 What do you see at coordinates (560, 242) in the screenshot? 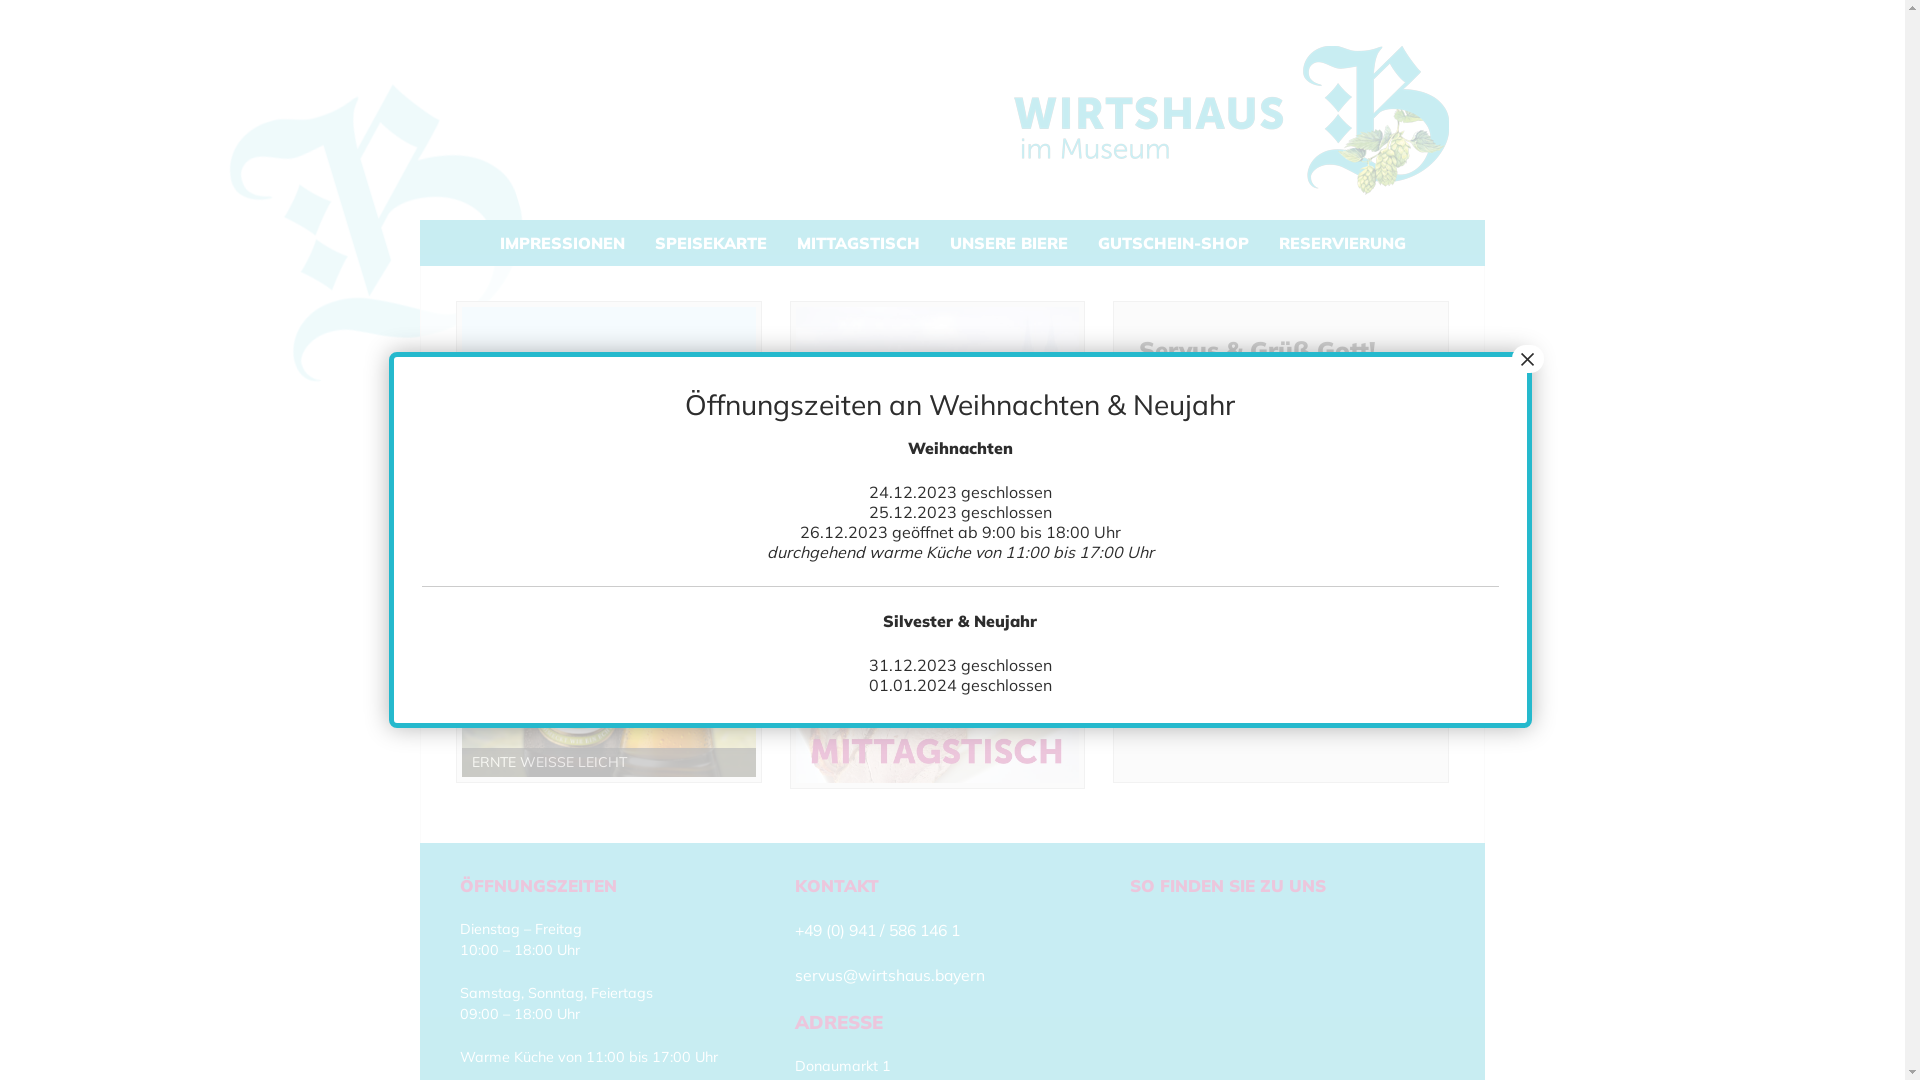
I see `'IMPRESSIONEN'` at bounding box center [560, 242].